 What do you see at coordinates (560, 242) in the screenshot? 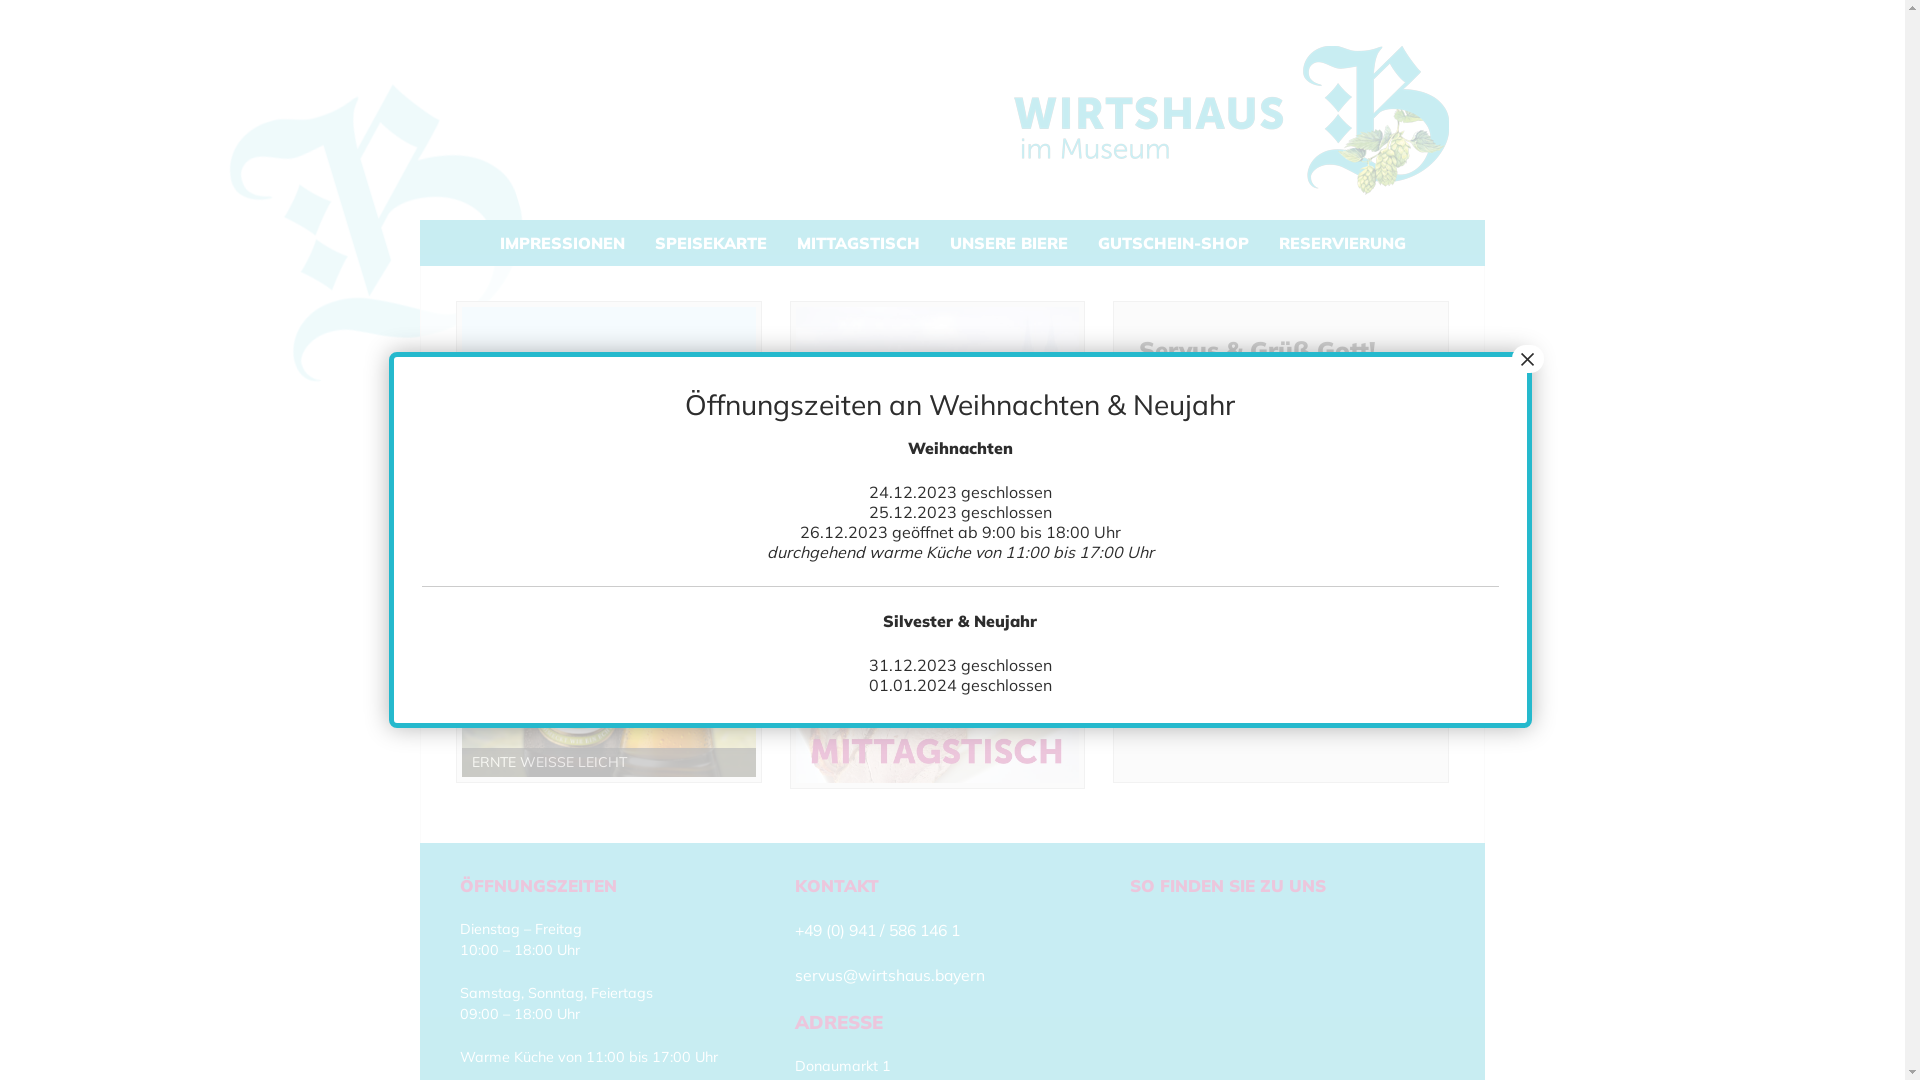
I see `'IMPRESSIONEN'` at bounding box center [560, 242].